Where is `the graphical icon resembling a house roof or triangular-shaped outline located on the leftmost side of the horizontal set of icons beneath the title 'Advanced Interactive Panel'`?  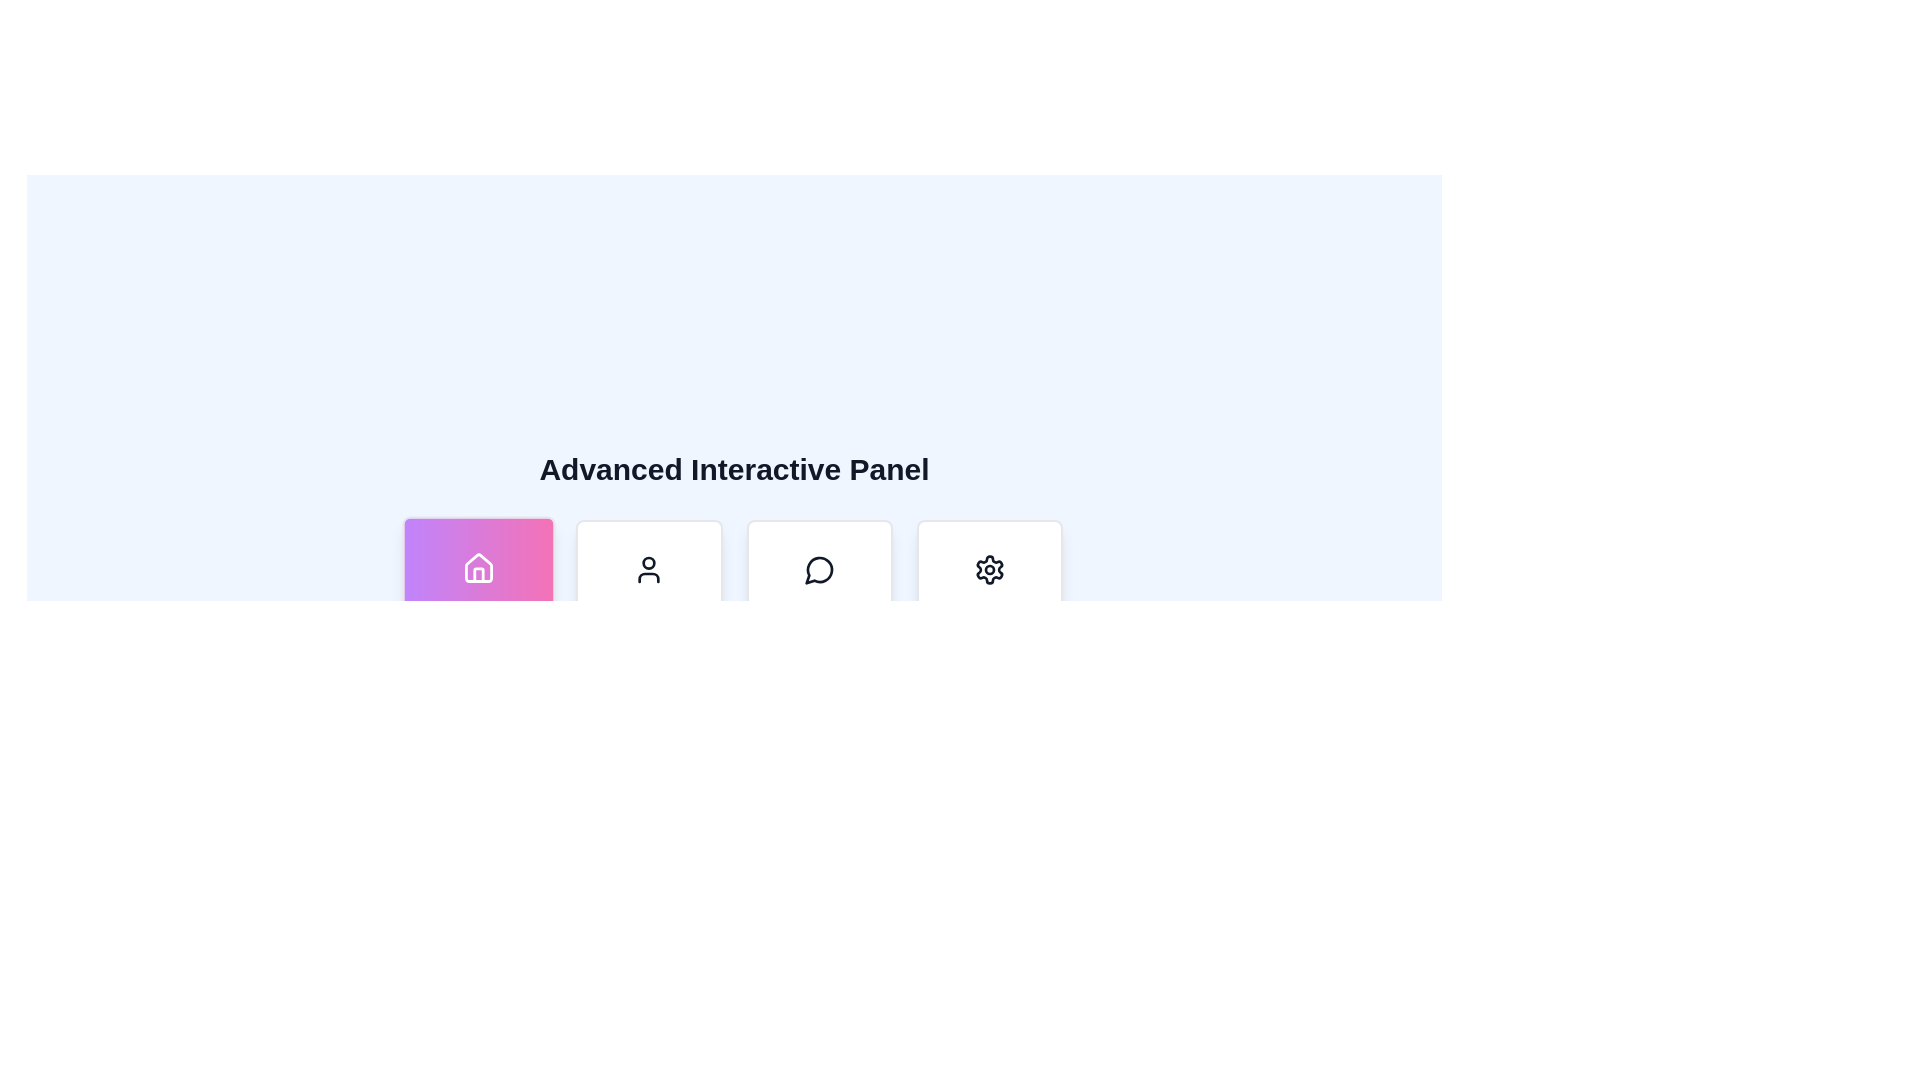 the graphical icon resembling a house roof or triangular-shaped outline located on the leftmost side of the horizontal set of icons beneath the title 'Advanced Interactive Panel' is located at coordinates (478, 568).